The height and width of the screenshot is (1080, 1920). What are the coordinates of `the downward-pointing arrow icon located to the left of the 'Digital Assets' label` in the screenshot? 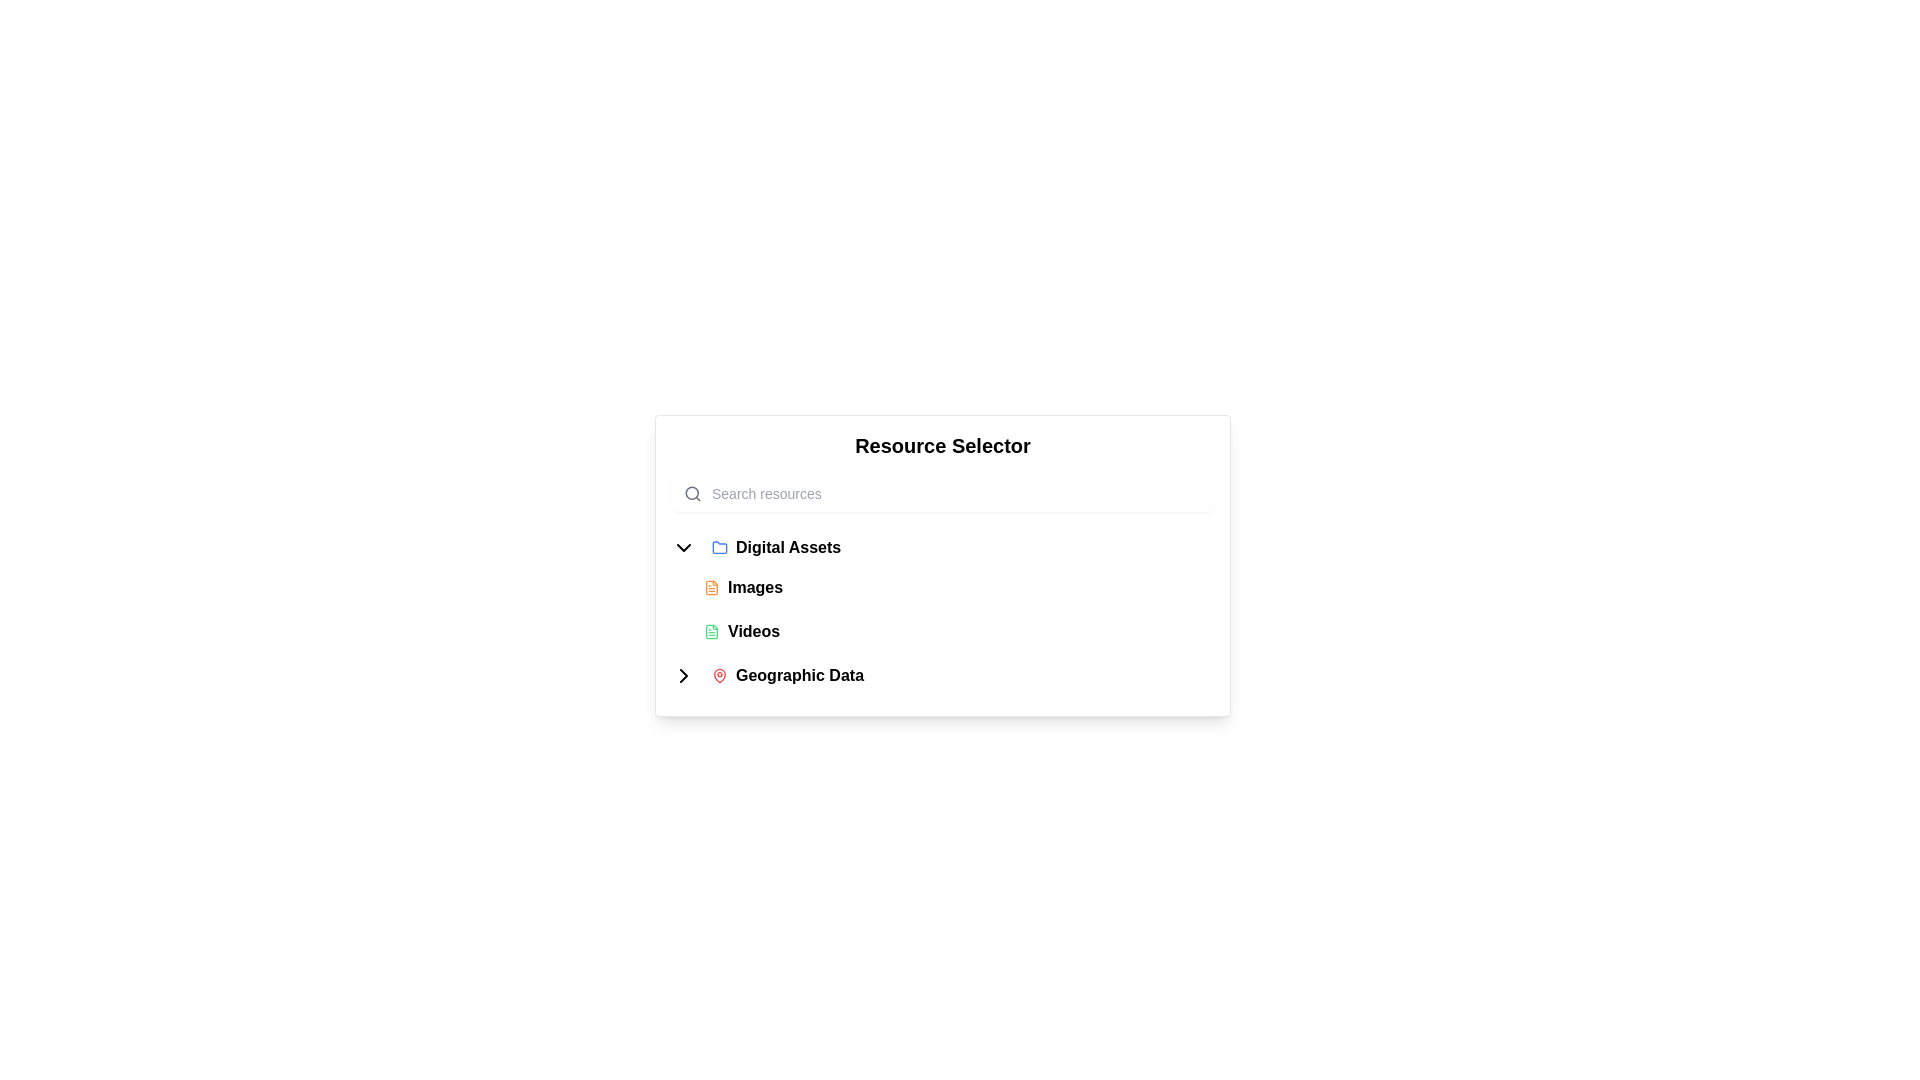 It's located at (684, 547).